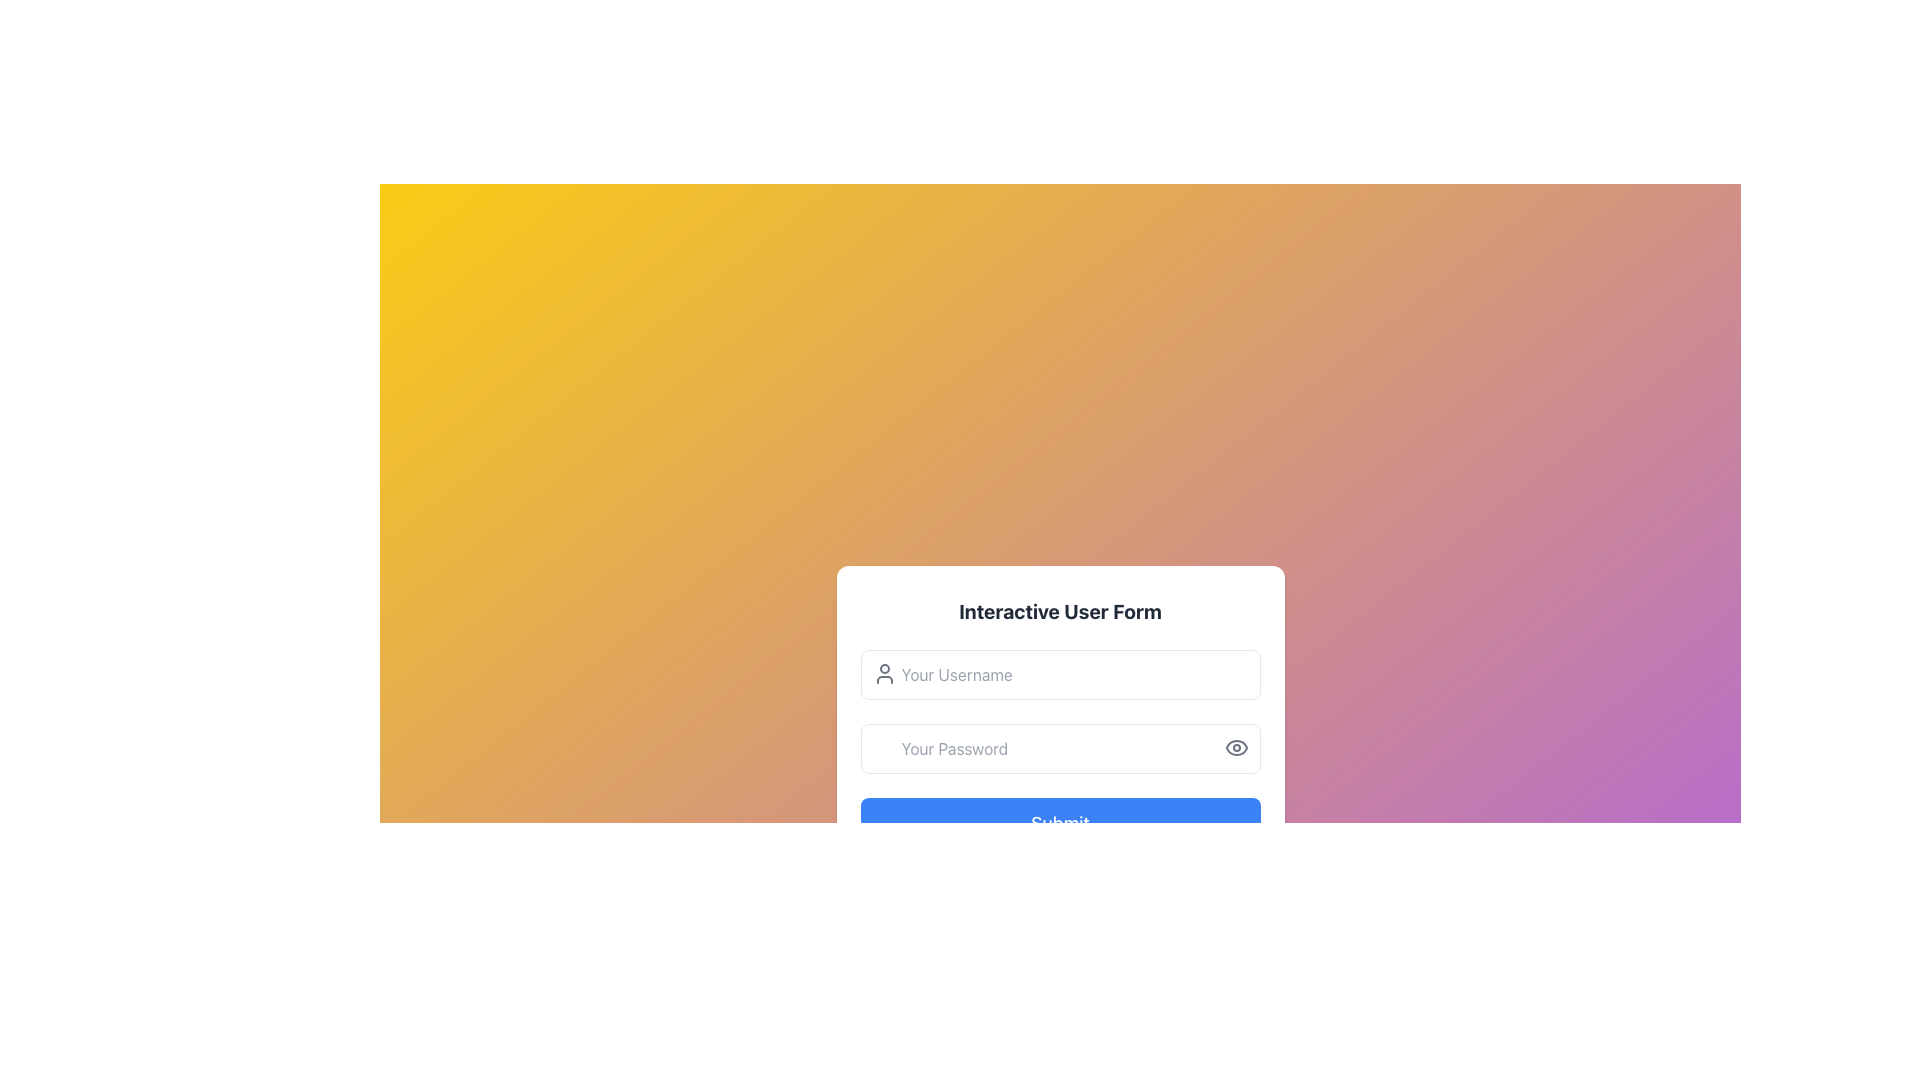  I want to click on the blue 'Submit' button with rounded edges, so click(1059, 824).